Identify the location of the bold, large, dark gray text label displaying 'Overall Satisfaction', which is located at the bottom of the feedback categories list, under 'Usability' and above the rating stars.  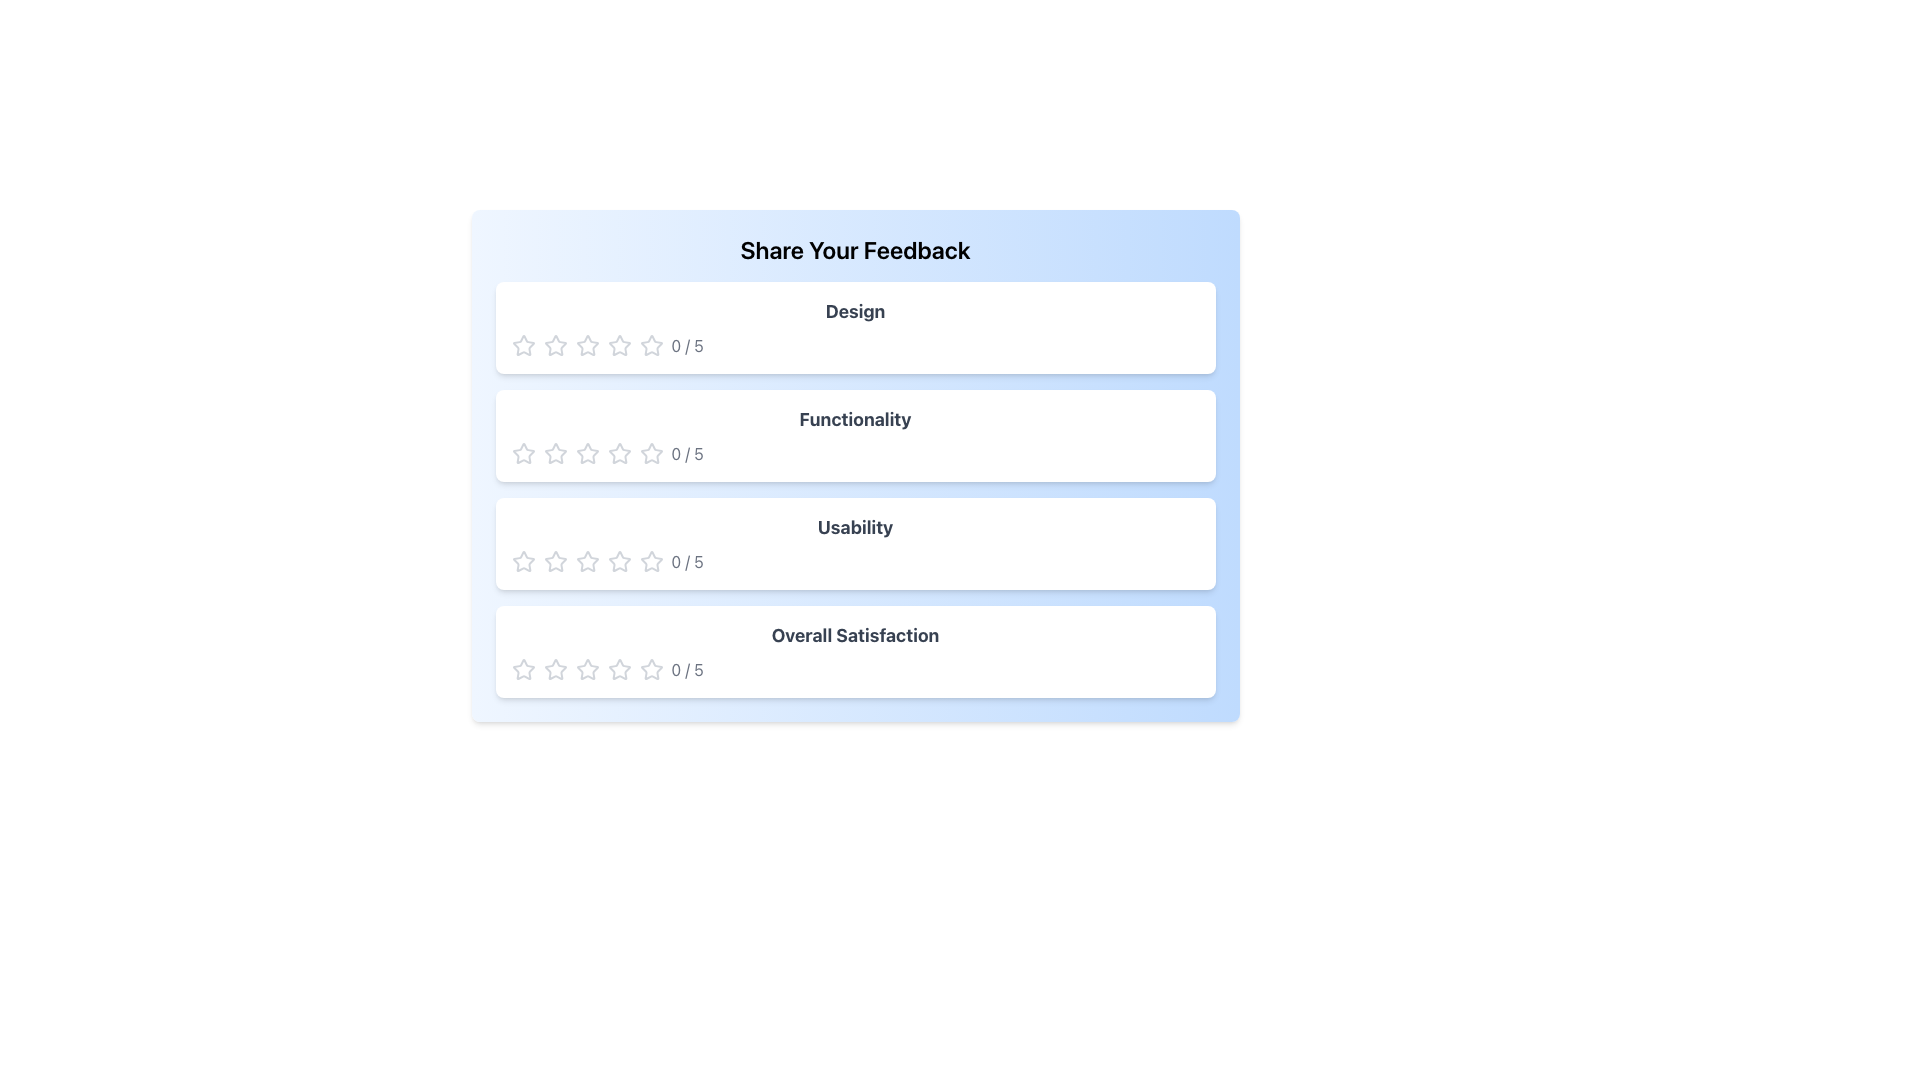
(855, 636).